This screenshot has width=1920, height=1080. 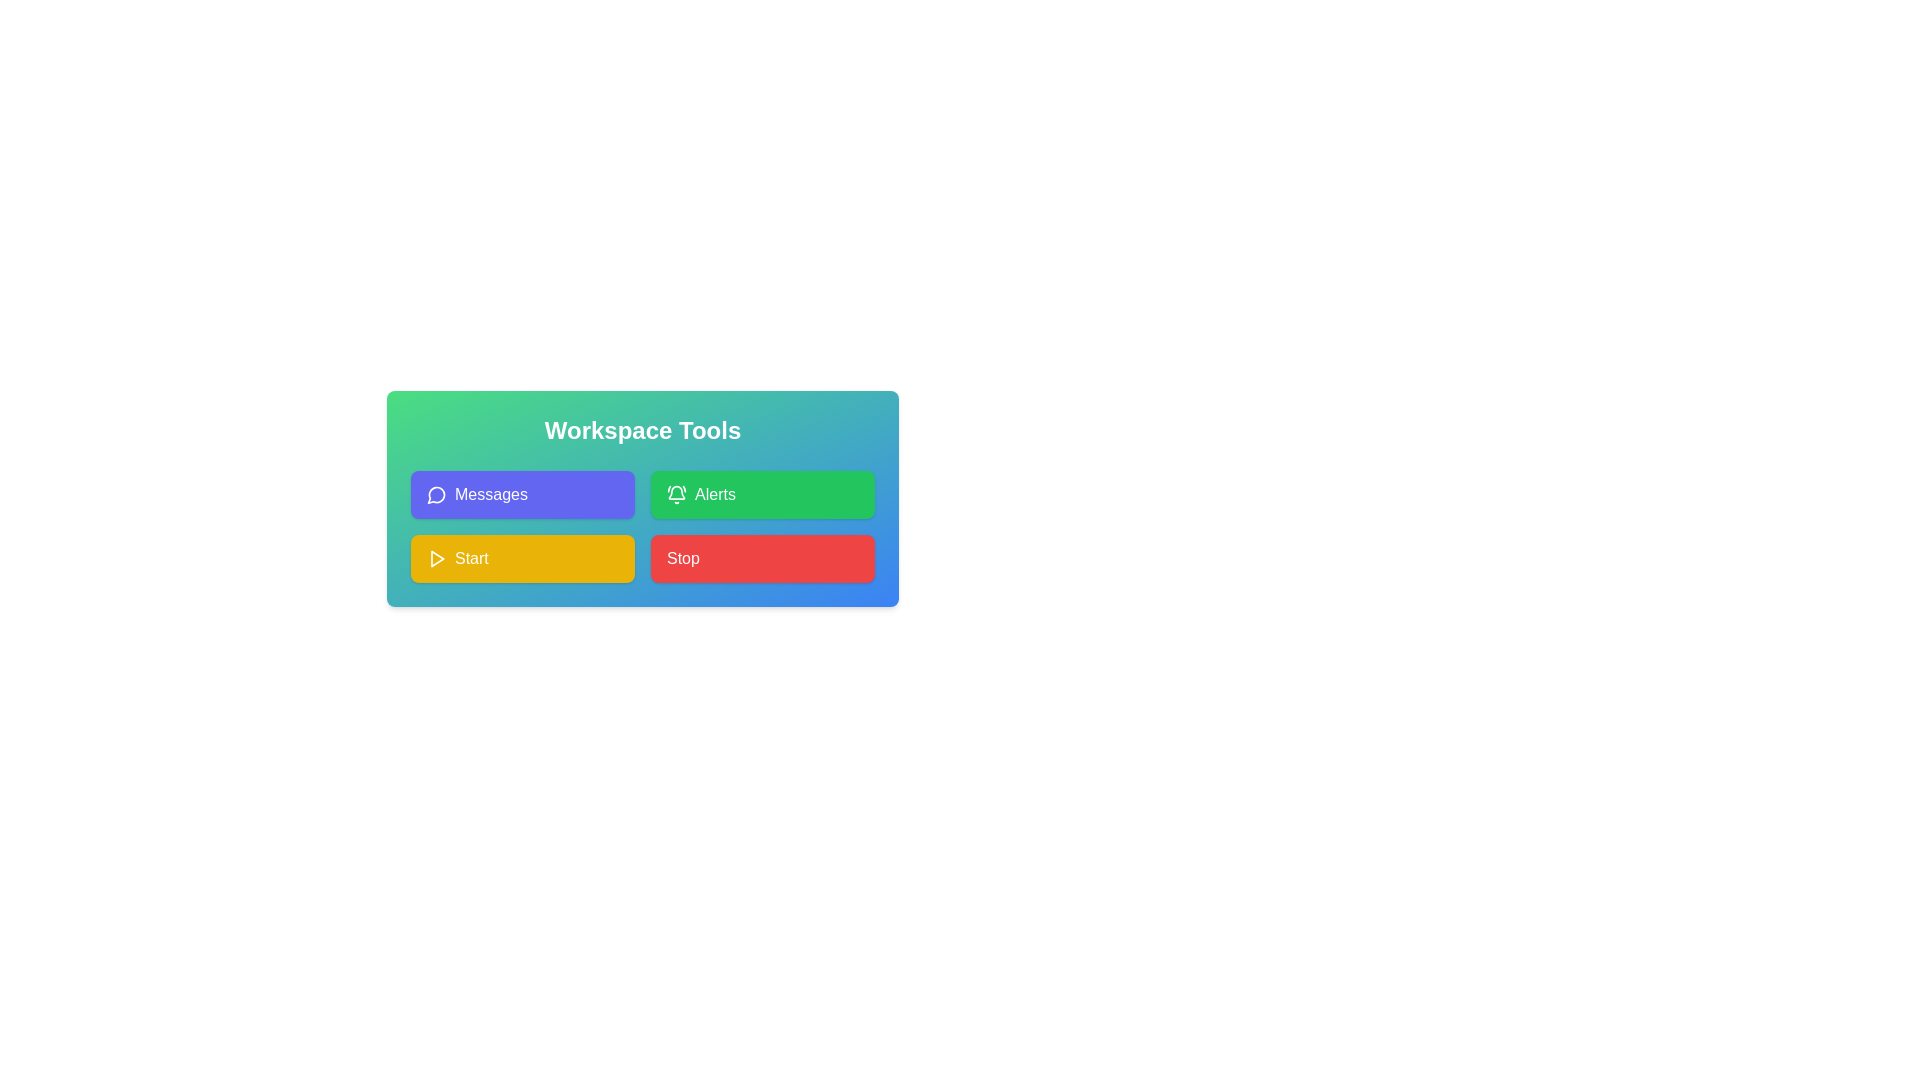 What do you see at coordinates (435, 559) in the screenshot?
I see `the play icon within the 'Start' button located in the bottom-left corner of the card interface` at bounding box center [435, 559].